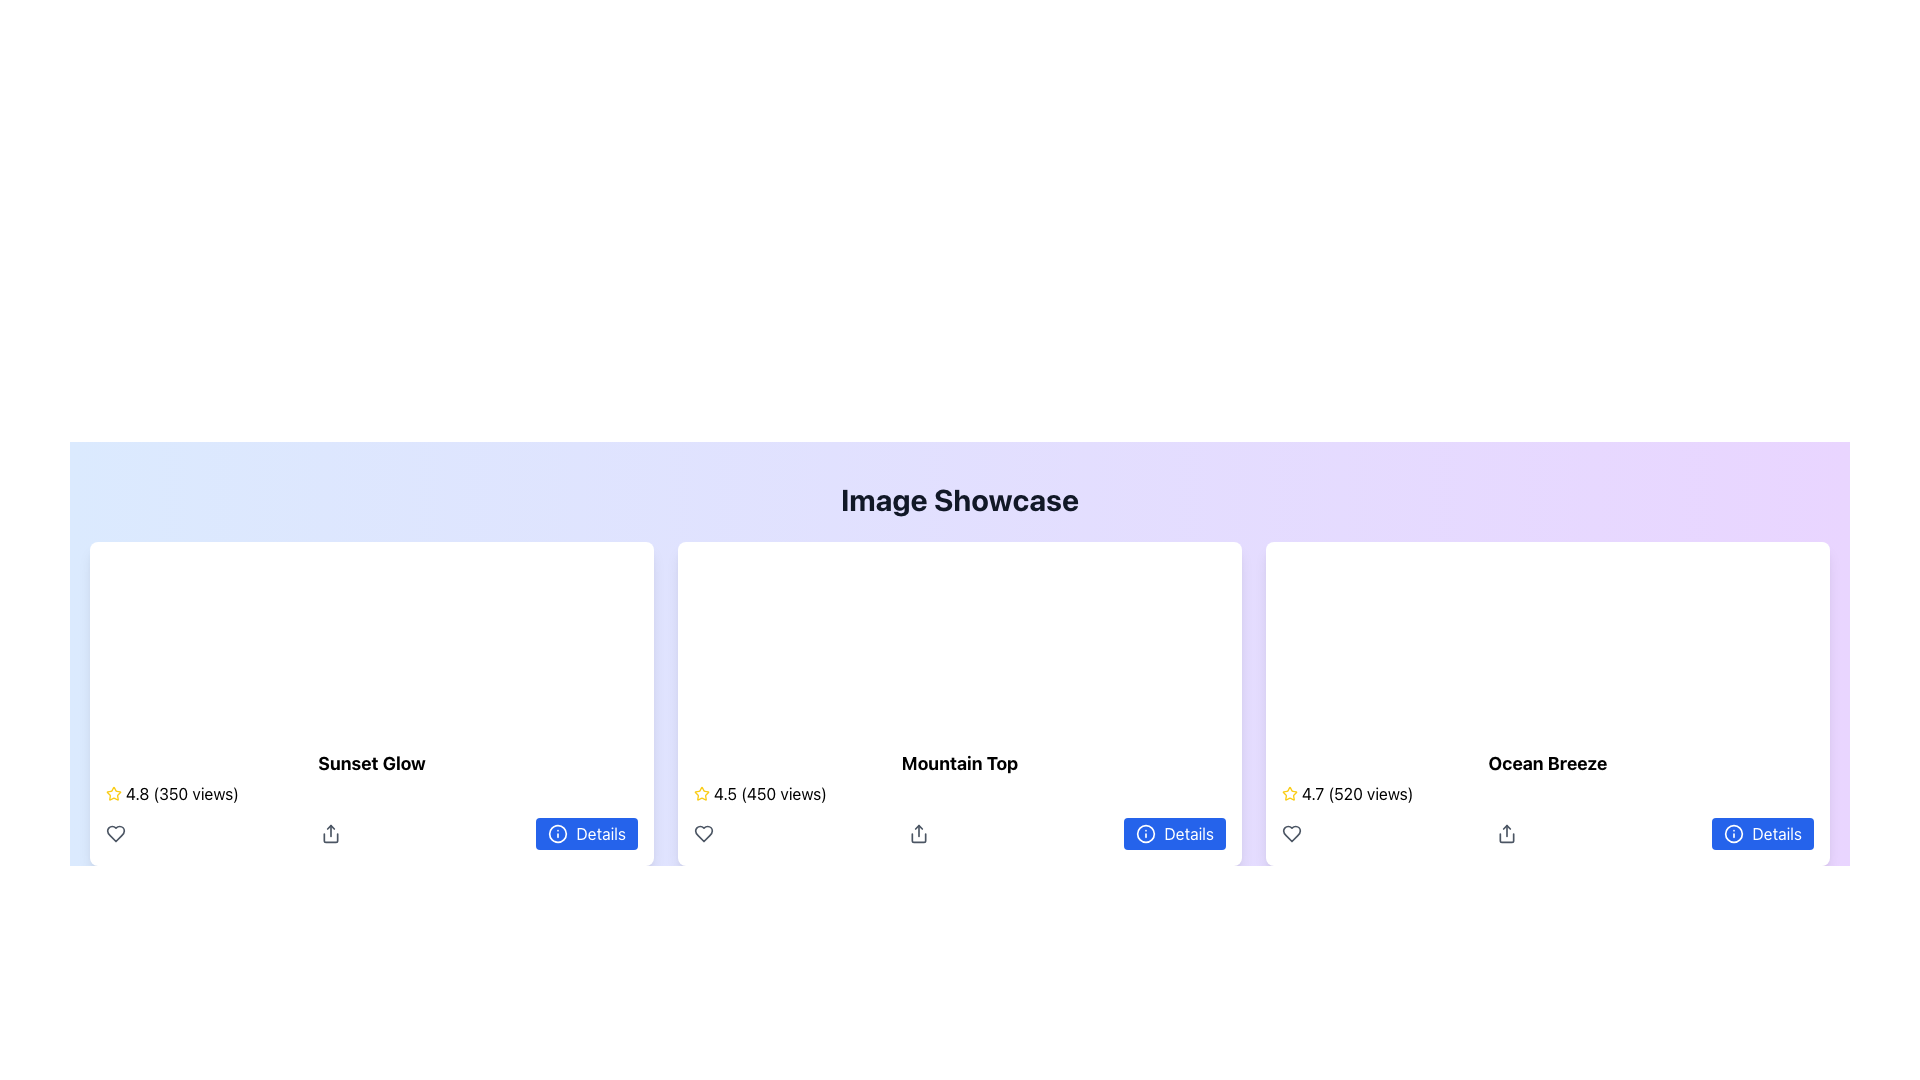 Image resolution: width=1920 pixels, height=1080 pixels. What do you see at coordinates (1146, 833) in the screenshot?
I see `the contextual information icon located to the left of the 'Details' button on the 'Mountain Top' card at the bottom right corner of the interface` at bounding box center [1146, 833].